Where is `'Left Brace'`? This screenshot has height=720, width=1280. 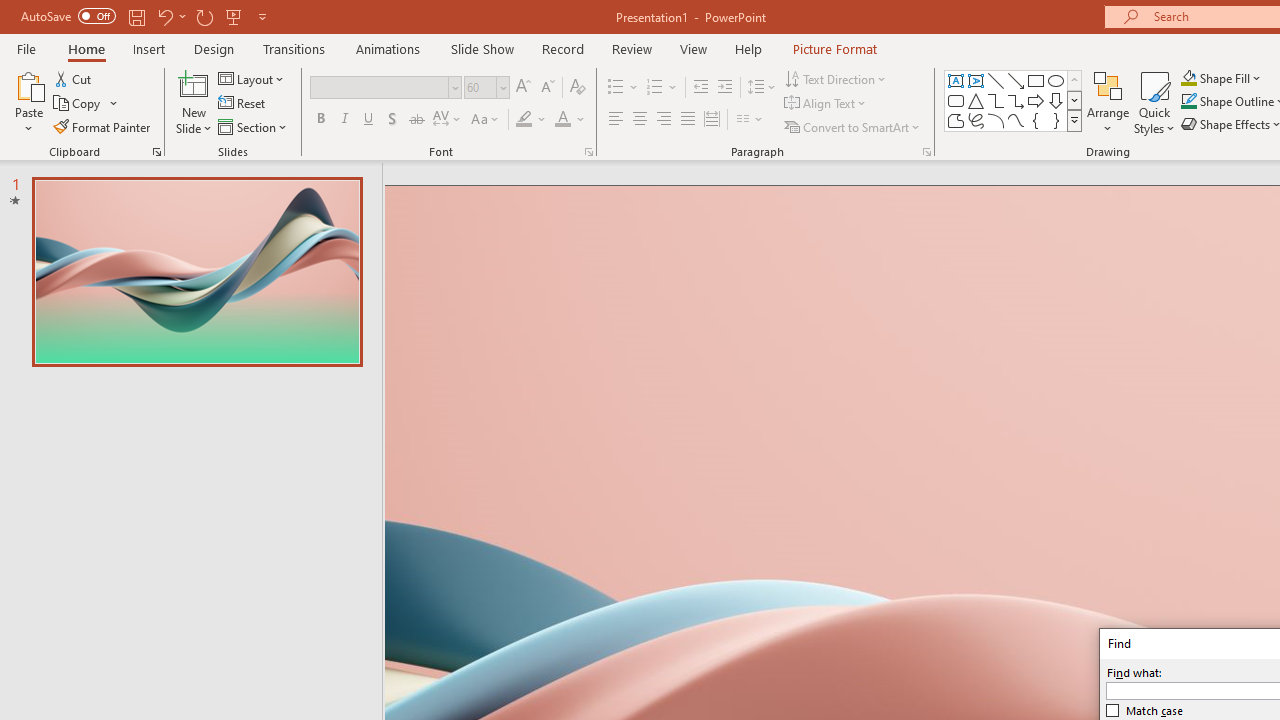
'Left Brace' is located at coordinates (1036, 120).